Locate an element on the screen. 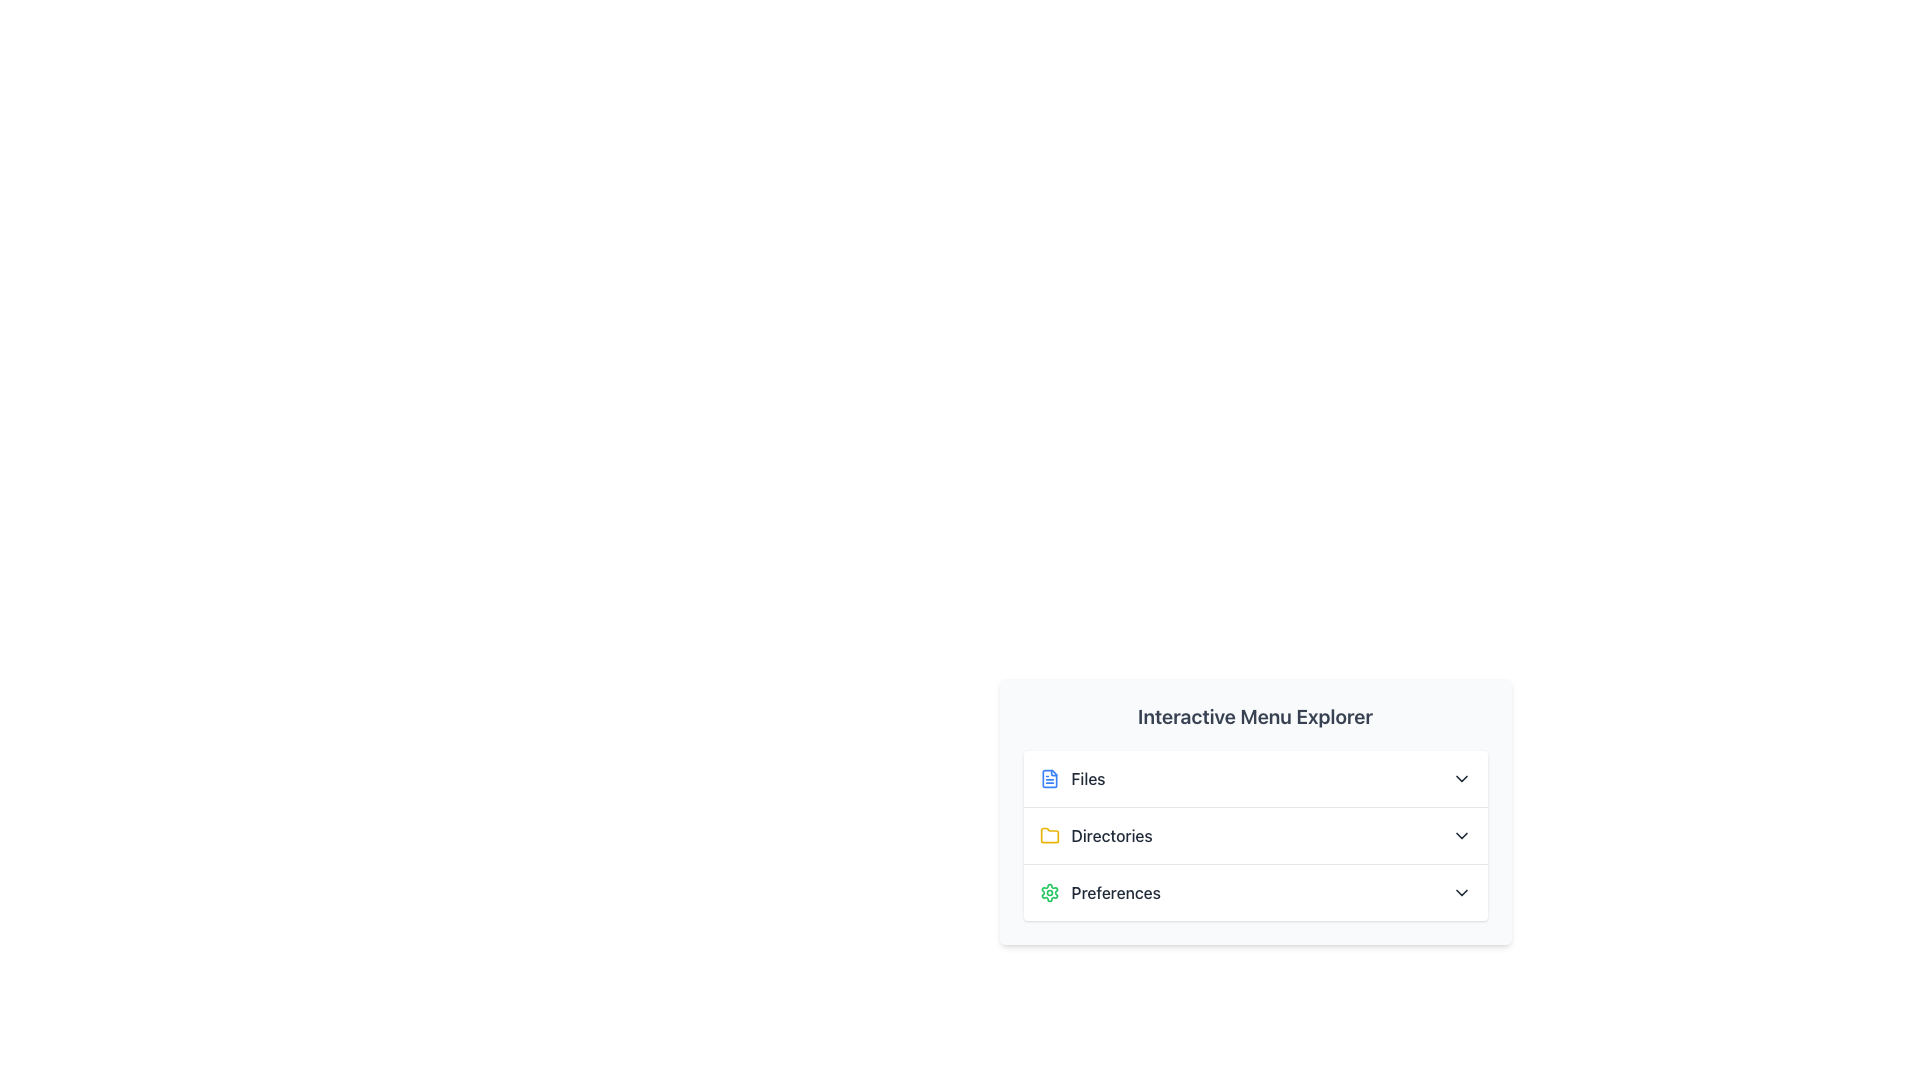  the 'Directories' menu item, which is the second item in a vertical menu containing 'Files', 'Directories', and 'Preferences' is located at coordinates (1254, 835).